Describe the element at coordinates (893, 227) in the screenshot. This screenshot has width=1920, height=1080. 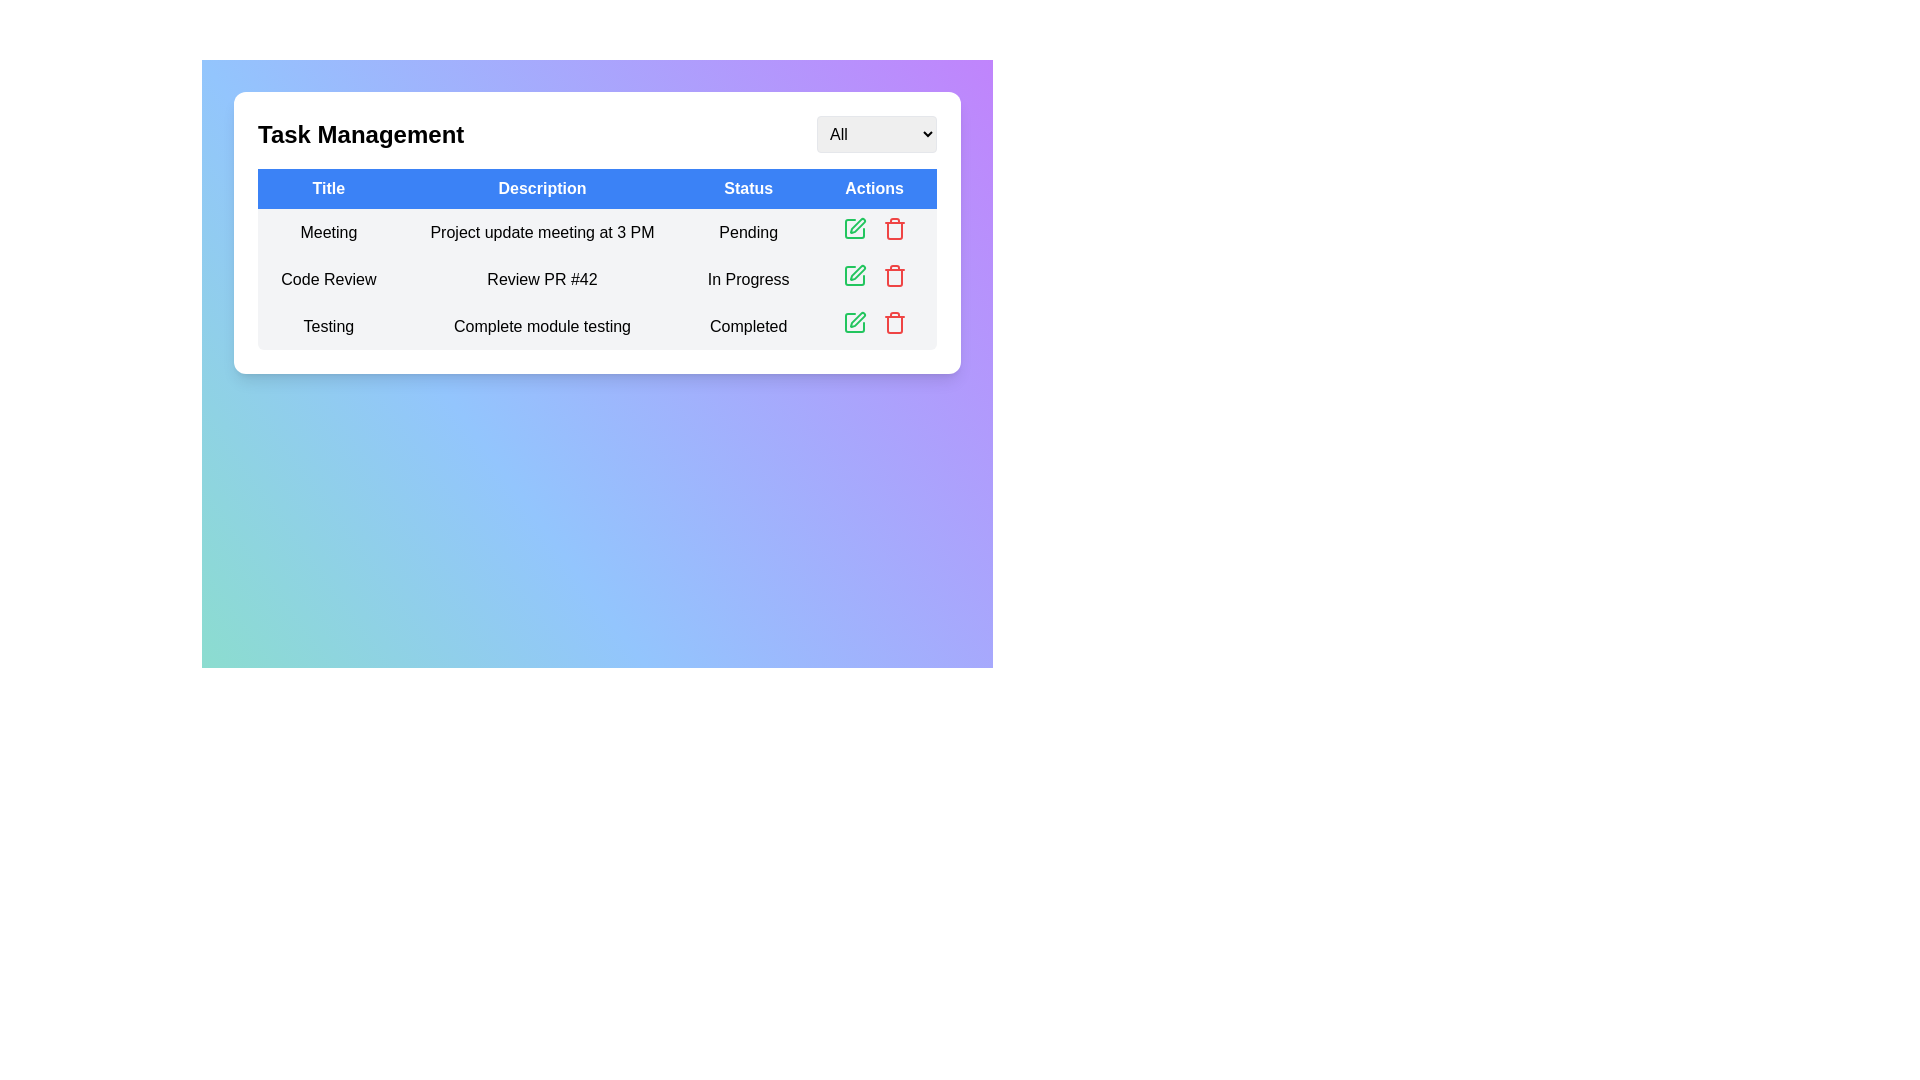
I see `the red-colored trash bin icon used for deleting purposes, located at the right-most end of a row of action icons in the Actions column of the table` at that location.